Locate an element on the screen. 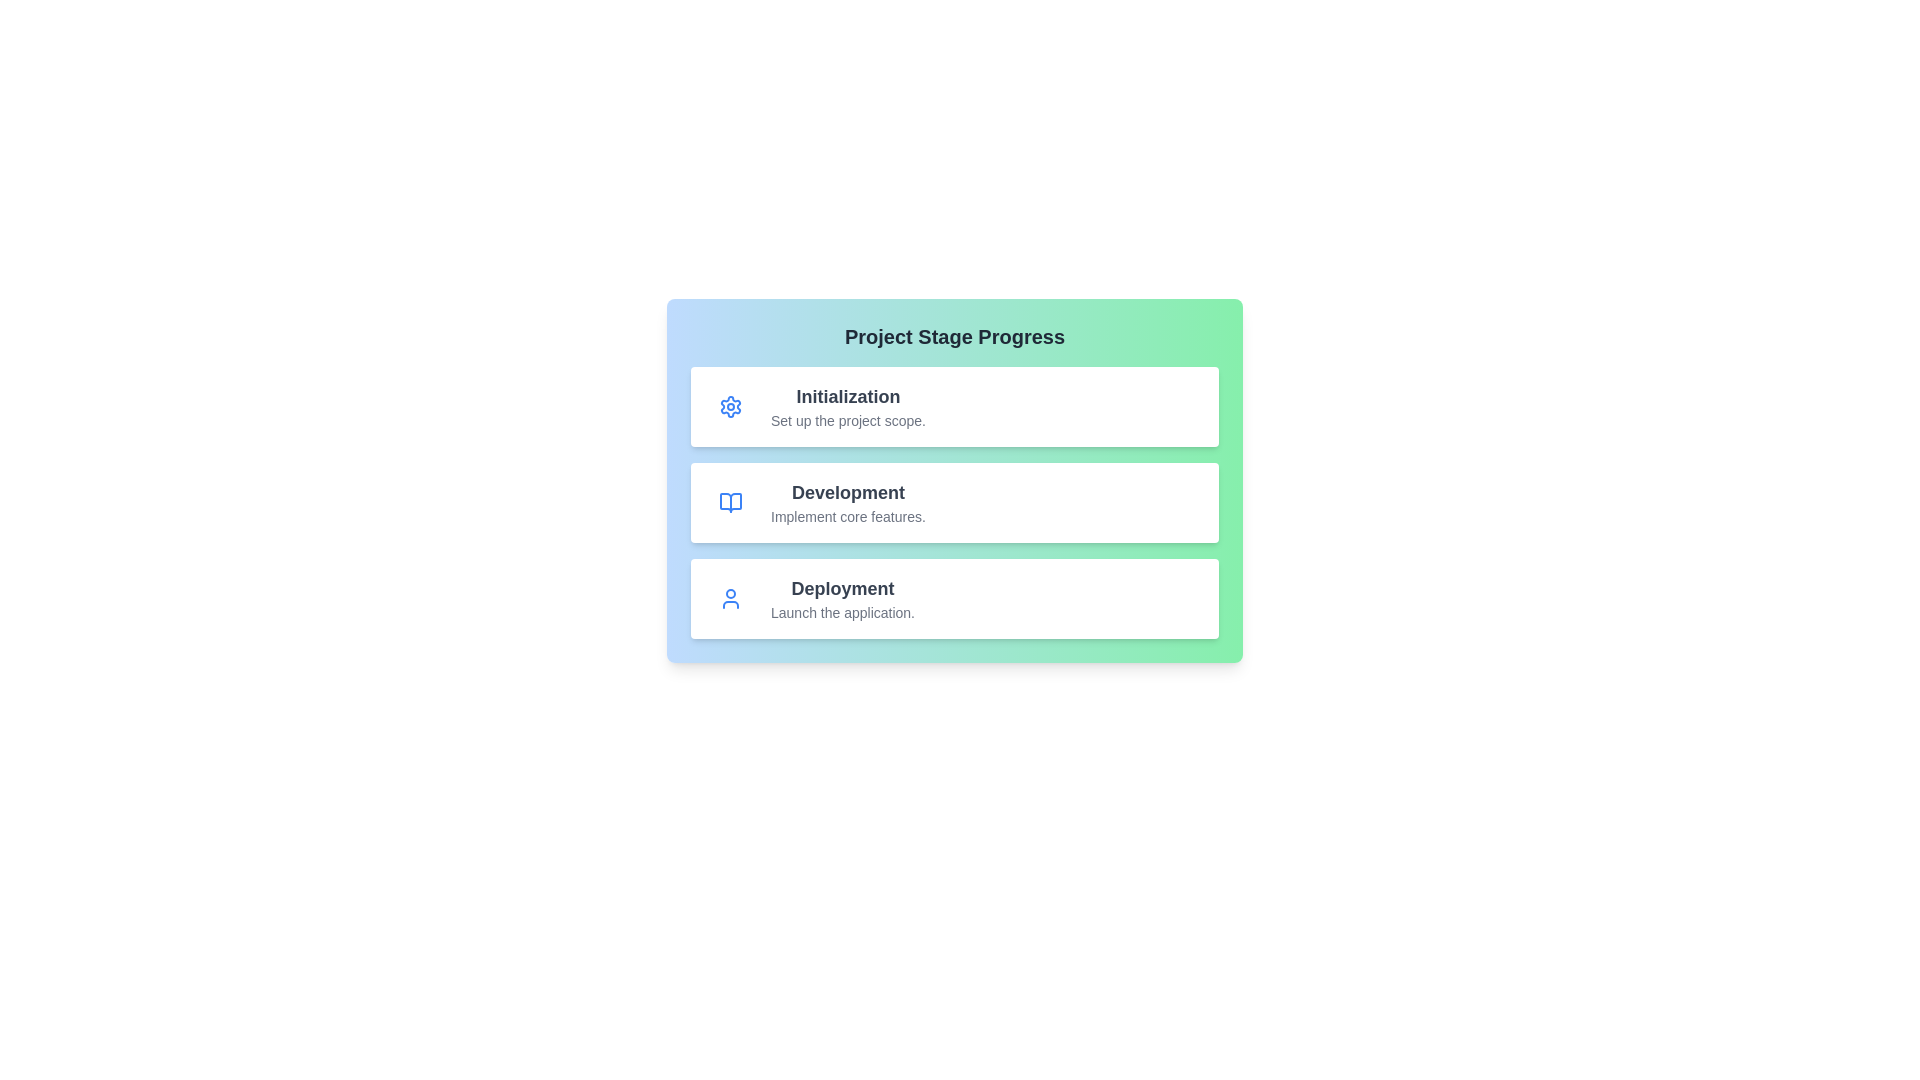  the text block representing the project phase 'Initialization' to read its heading and subheading is located at coordinates (848, 406).